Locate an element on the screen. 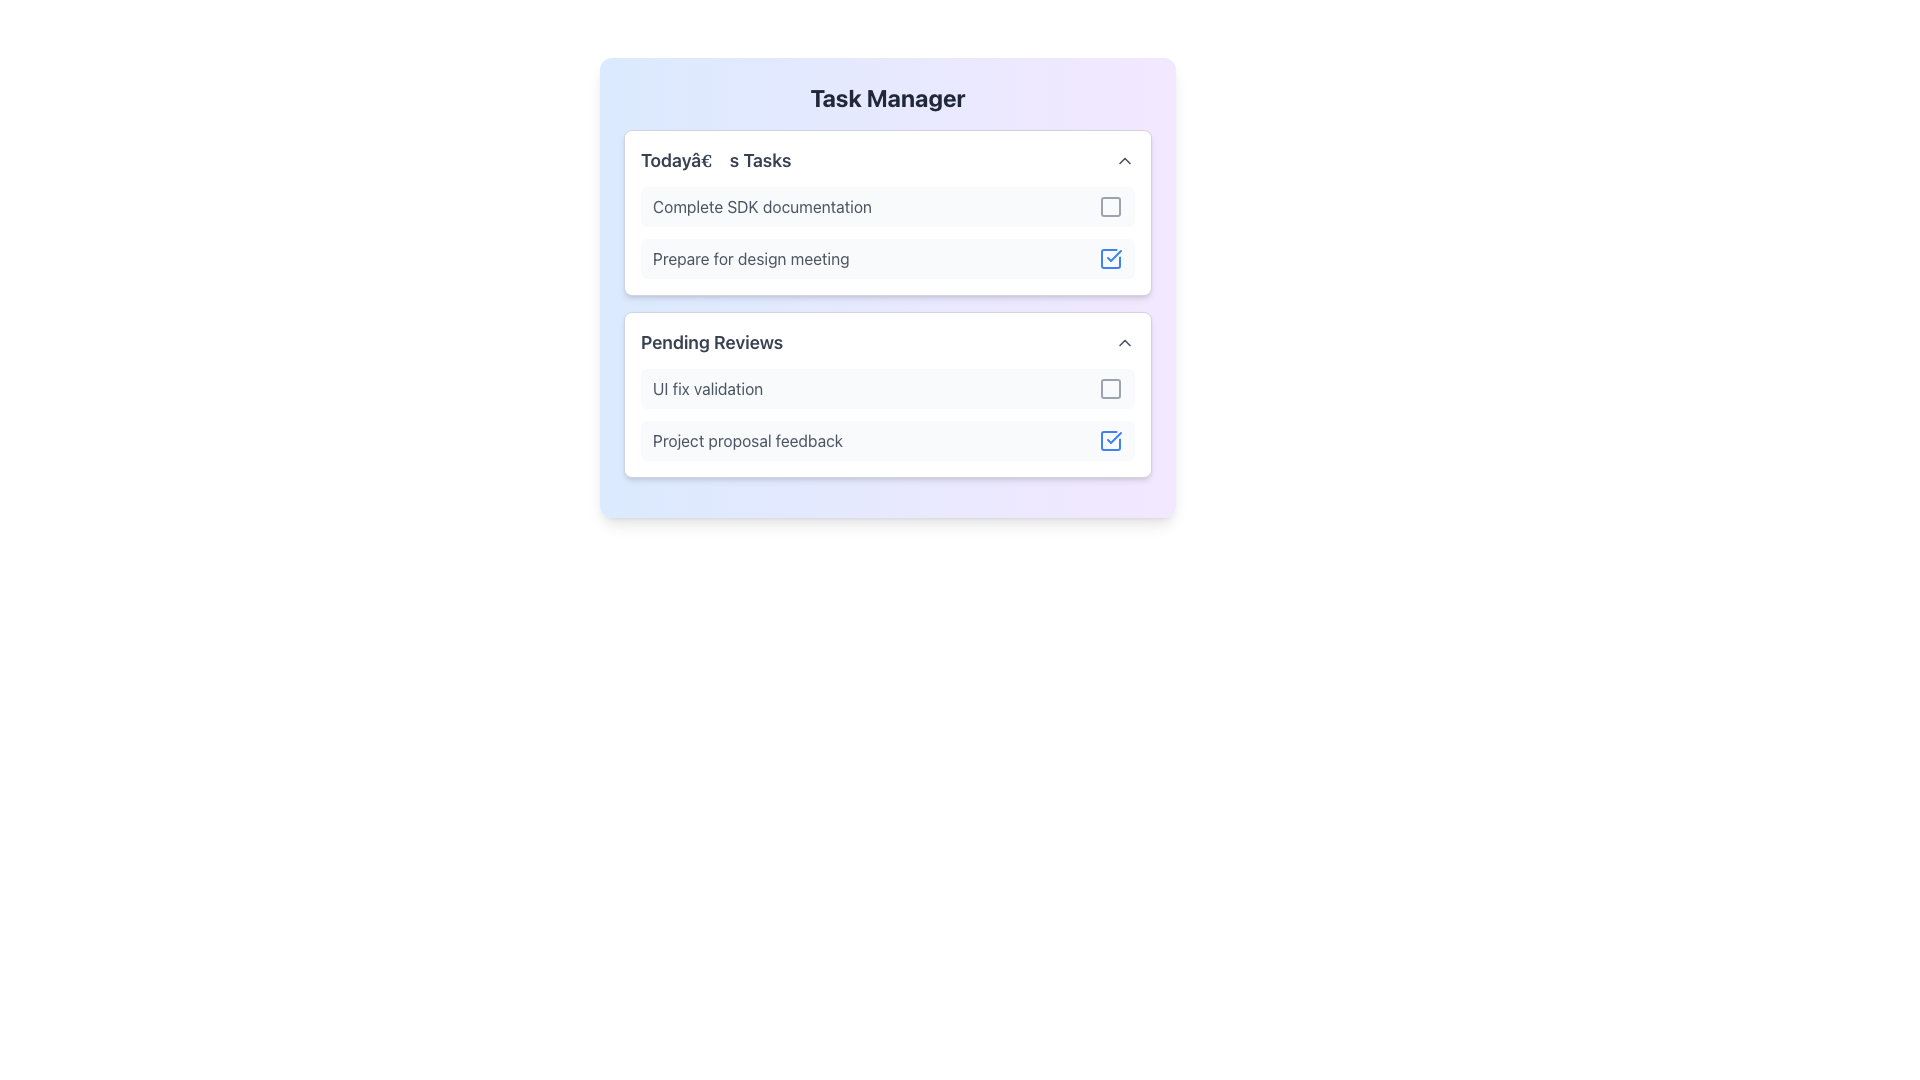 This screenshot has height=1080, width=1920. the check mark icon inside the checkbox is located at coordinates (1113, 437).